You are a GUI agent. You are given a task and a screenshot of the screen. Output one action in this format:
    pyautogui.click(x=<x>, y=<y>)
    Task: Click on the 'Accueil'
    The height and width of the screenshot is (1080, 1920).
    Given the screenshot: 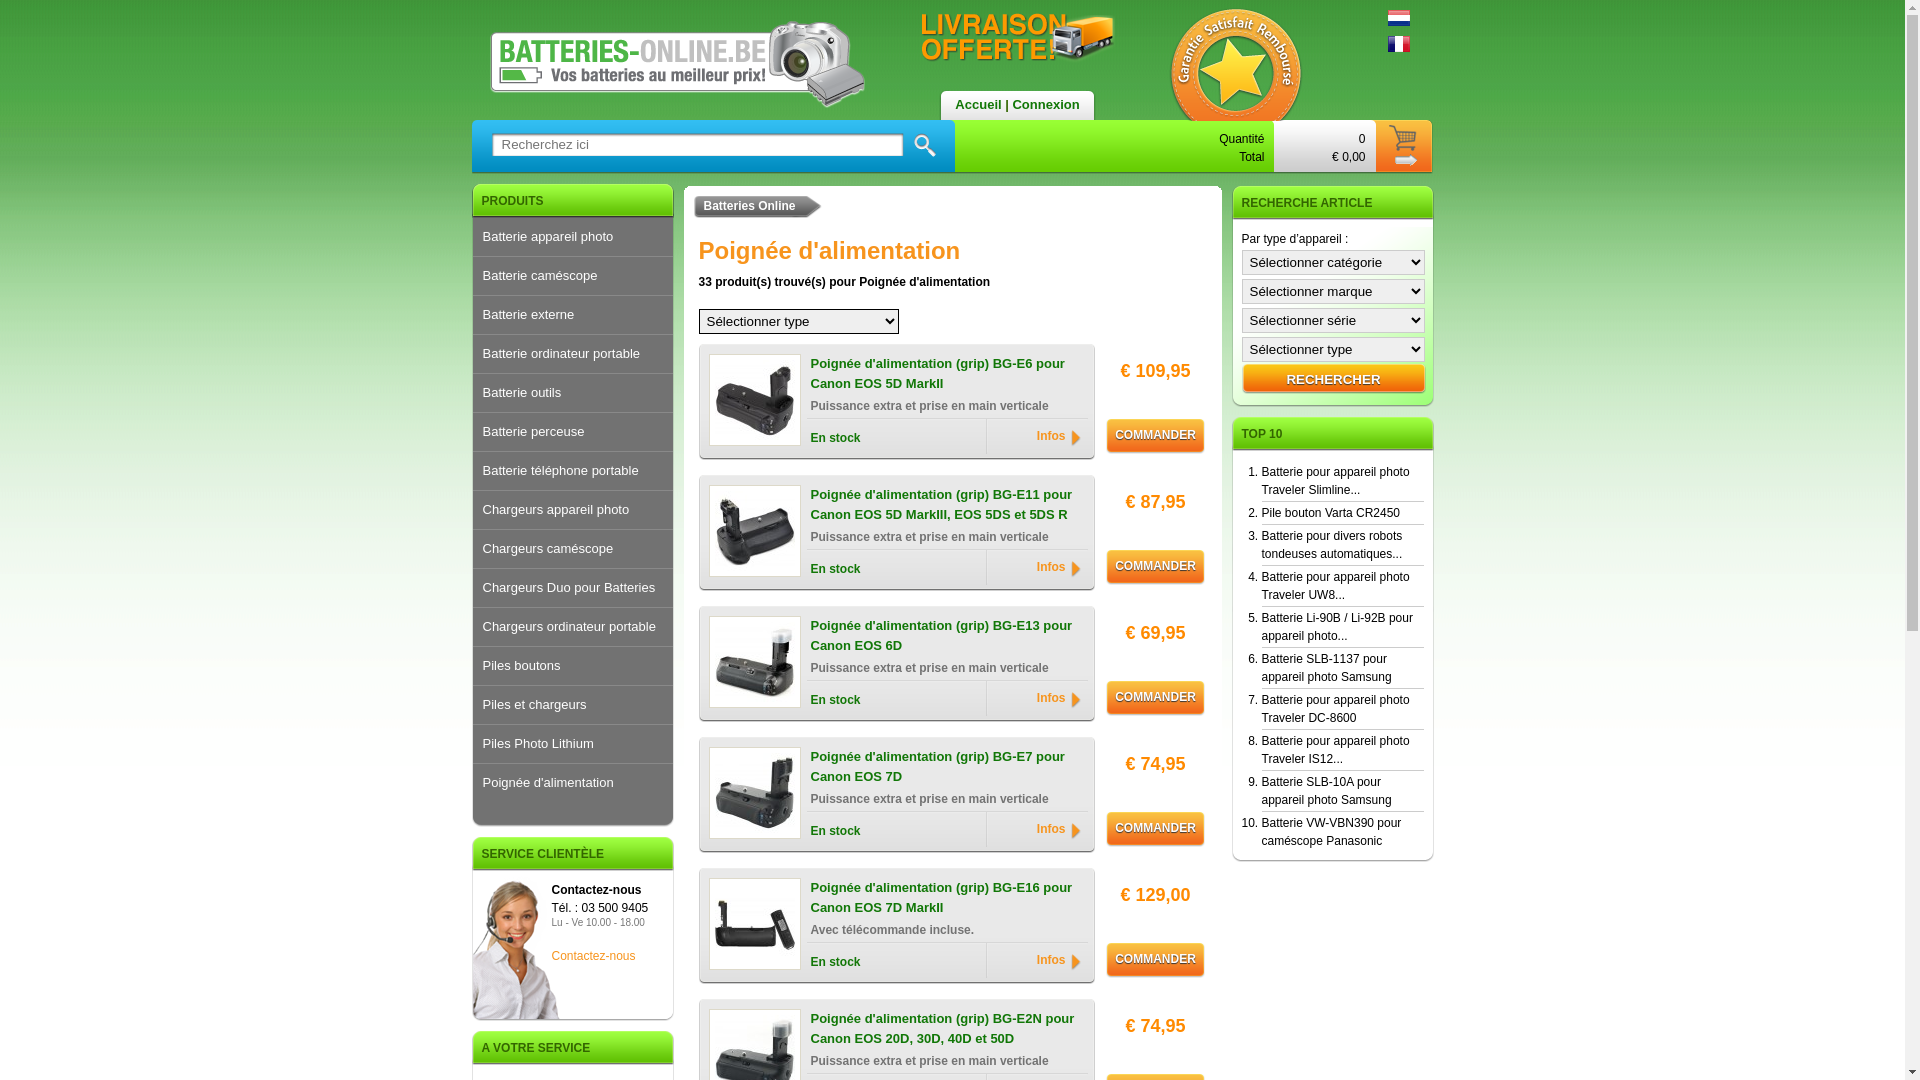 What is the action you would take?
    pyautogui.click(x=978, y=104)
    